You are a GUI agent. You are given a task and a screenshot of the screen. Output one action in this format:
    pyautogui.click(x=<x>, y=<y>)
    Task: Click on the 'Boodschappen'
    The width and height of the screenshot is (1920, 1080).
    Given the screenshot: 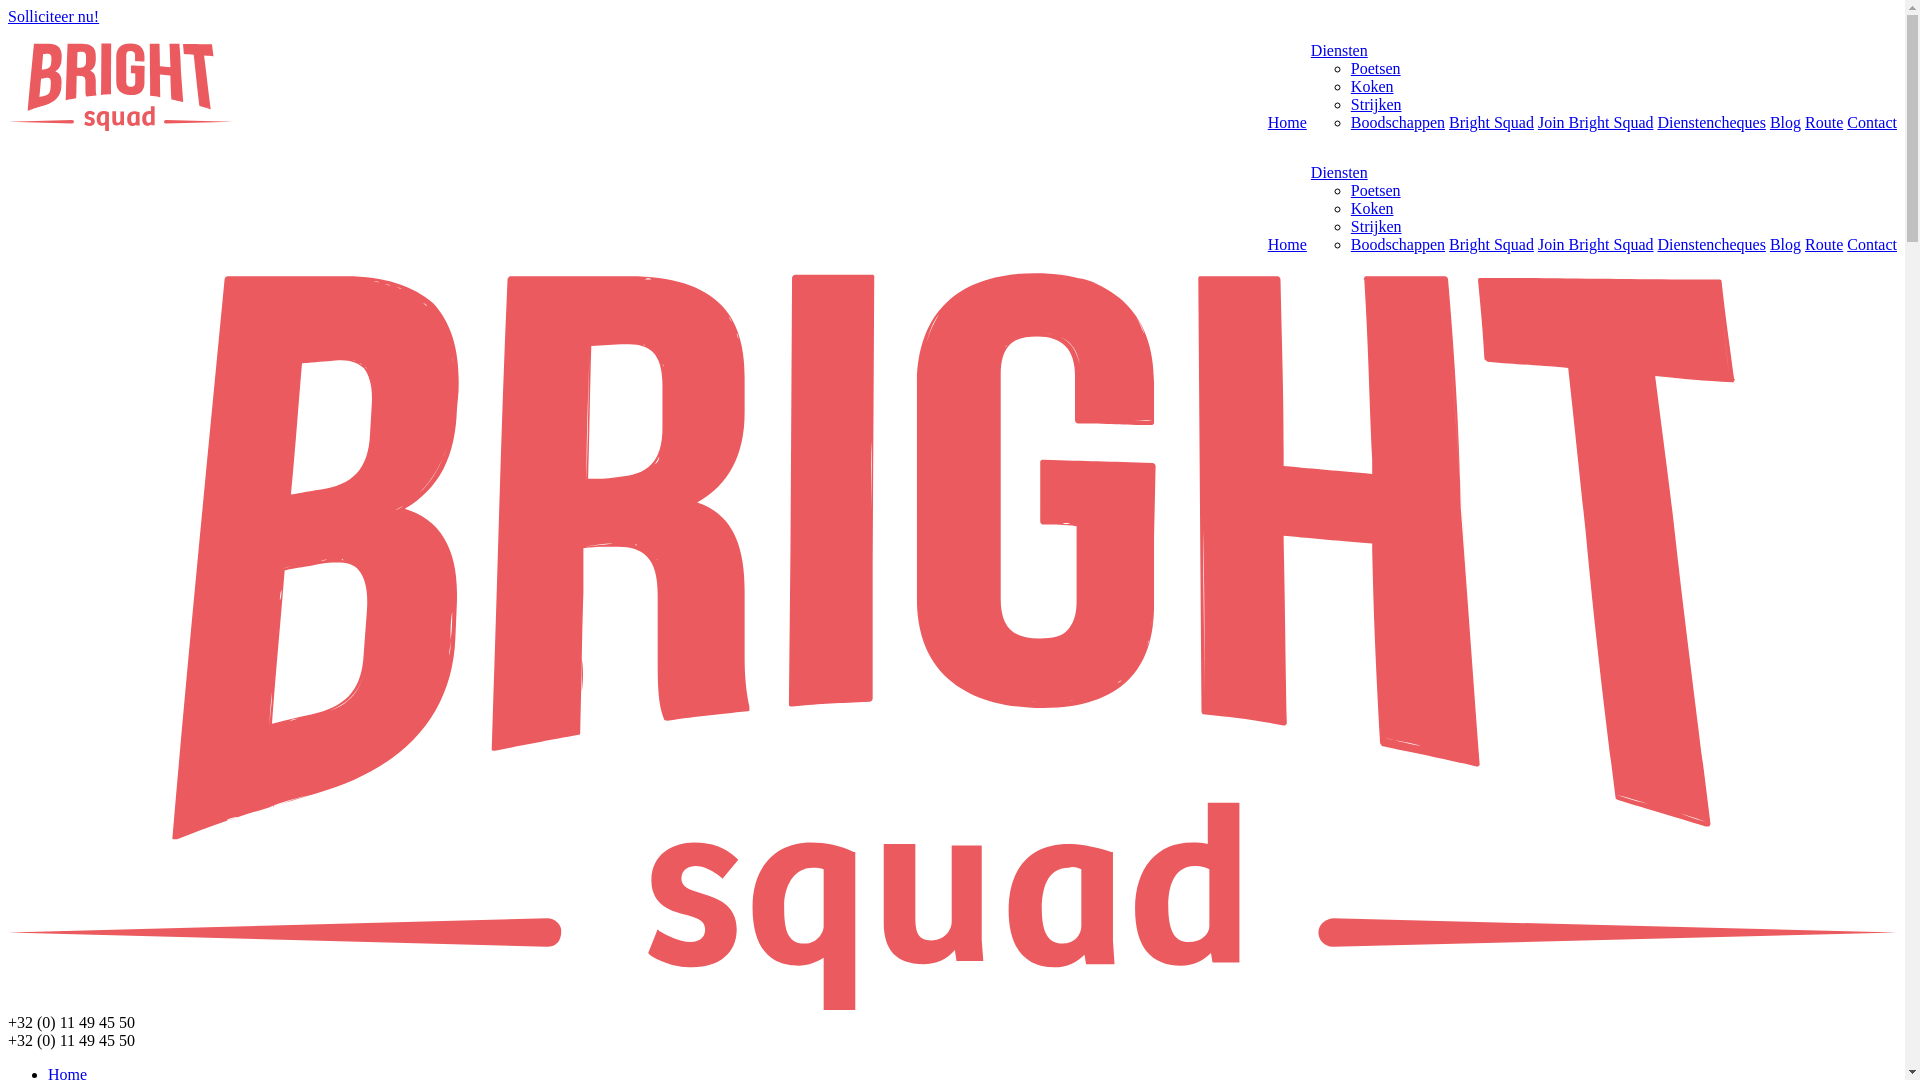 What is the action you would take?
    pyautogui.click(x=1396, y=243)
    